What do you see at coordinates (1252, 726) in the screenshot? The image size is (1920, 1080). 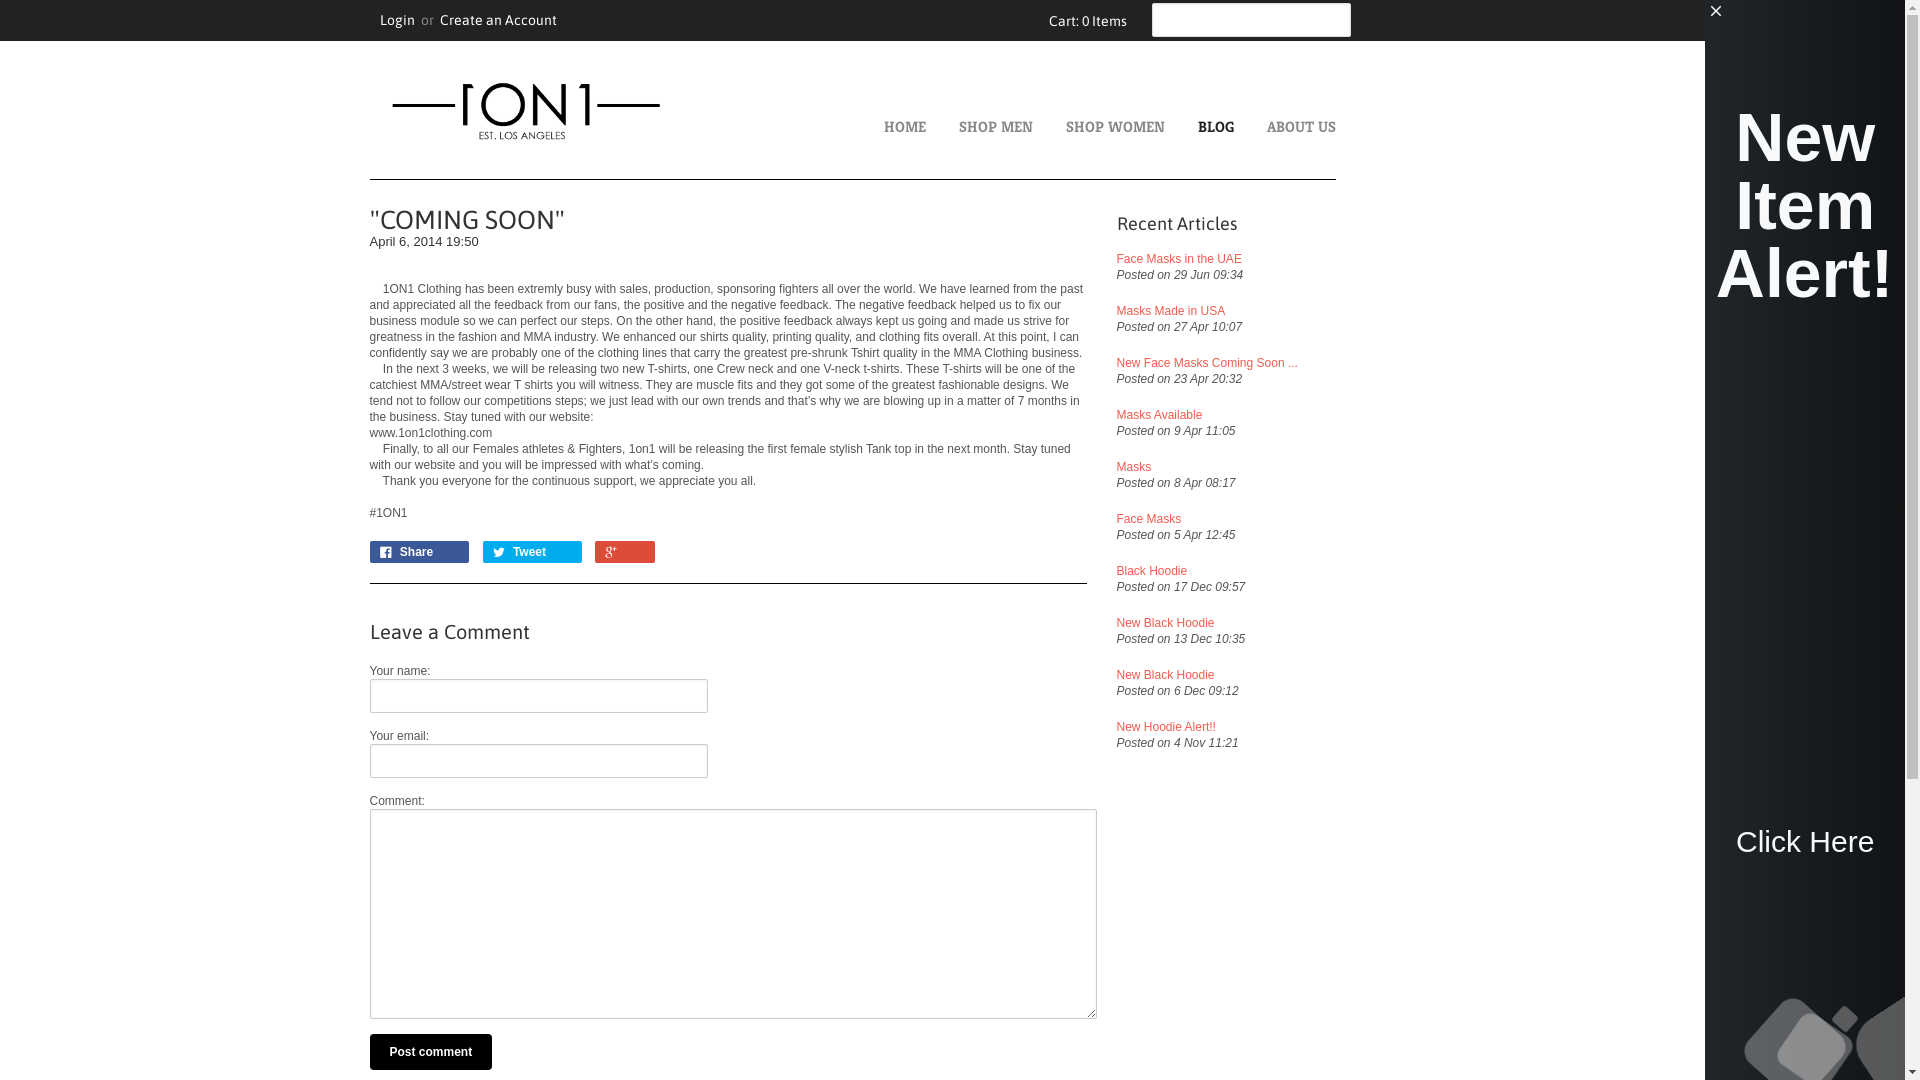 I see `'New Hoodie Alert!!'` at bounding box center [1252, 726].